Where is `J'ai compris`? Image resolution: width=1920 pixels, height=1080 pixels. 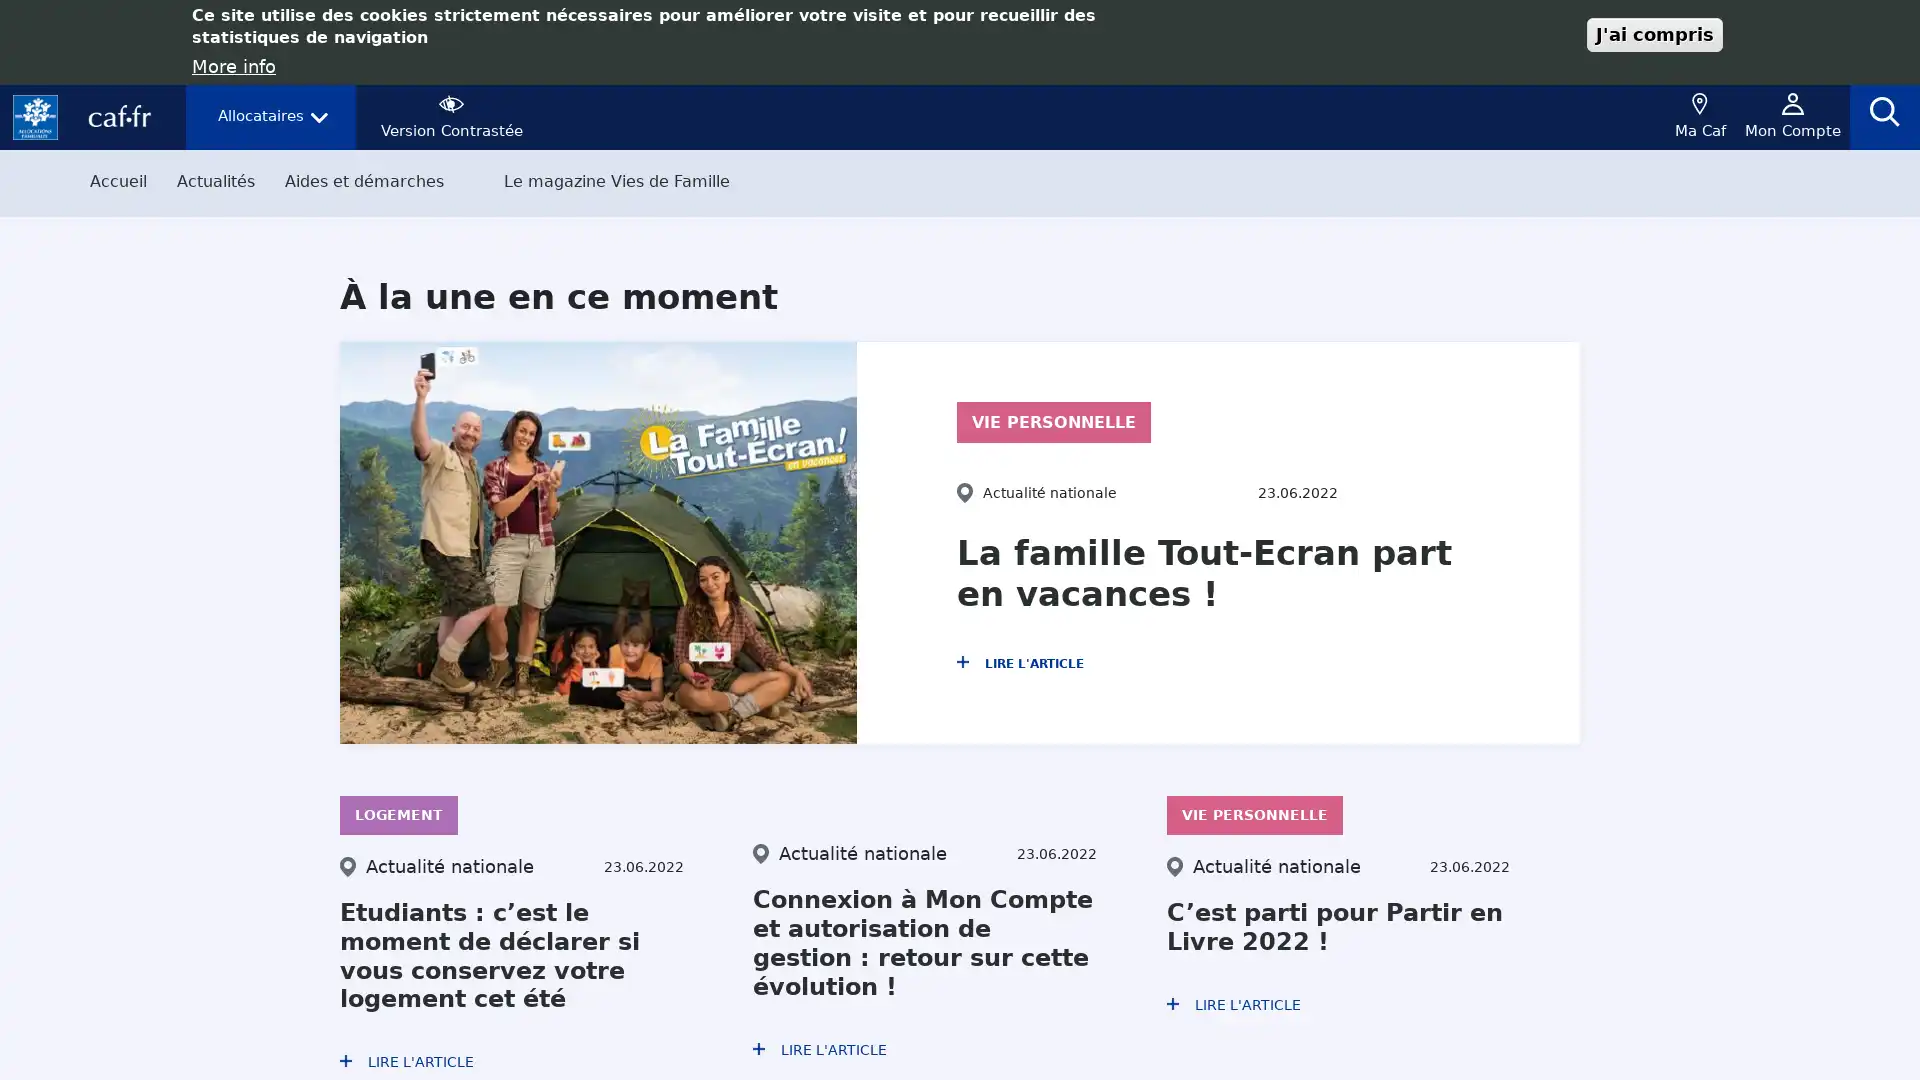 J'ai compris is located at coordinates (1655, 34).